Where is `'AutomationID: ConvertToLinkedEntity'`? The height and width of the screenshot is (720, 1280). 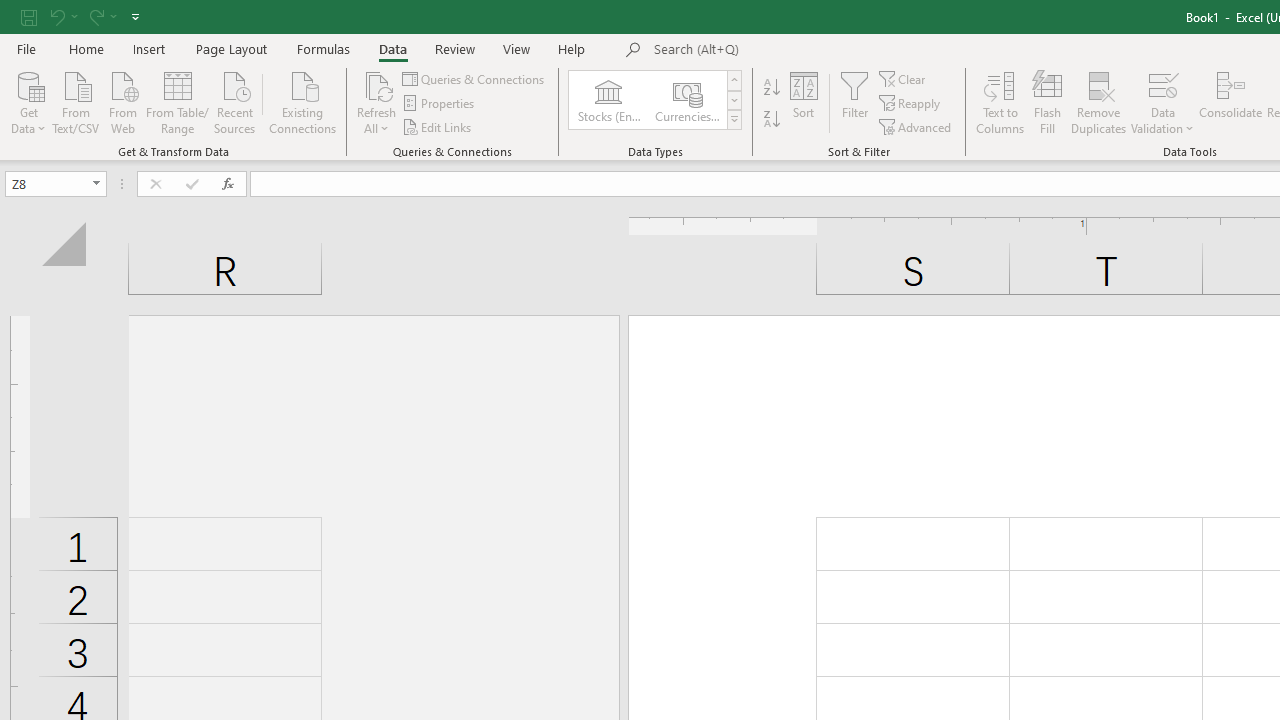 'AutomationID: ConvertToLinkedEntity' is located at coordinates (656, 100).